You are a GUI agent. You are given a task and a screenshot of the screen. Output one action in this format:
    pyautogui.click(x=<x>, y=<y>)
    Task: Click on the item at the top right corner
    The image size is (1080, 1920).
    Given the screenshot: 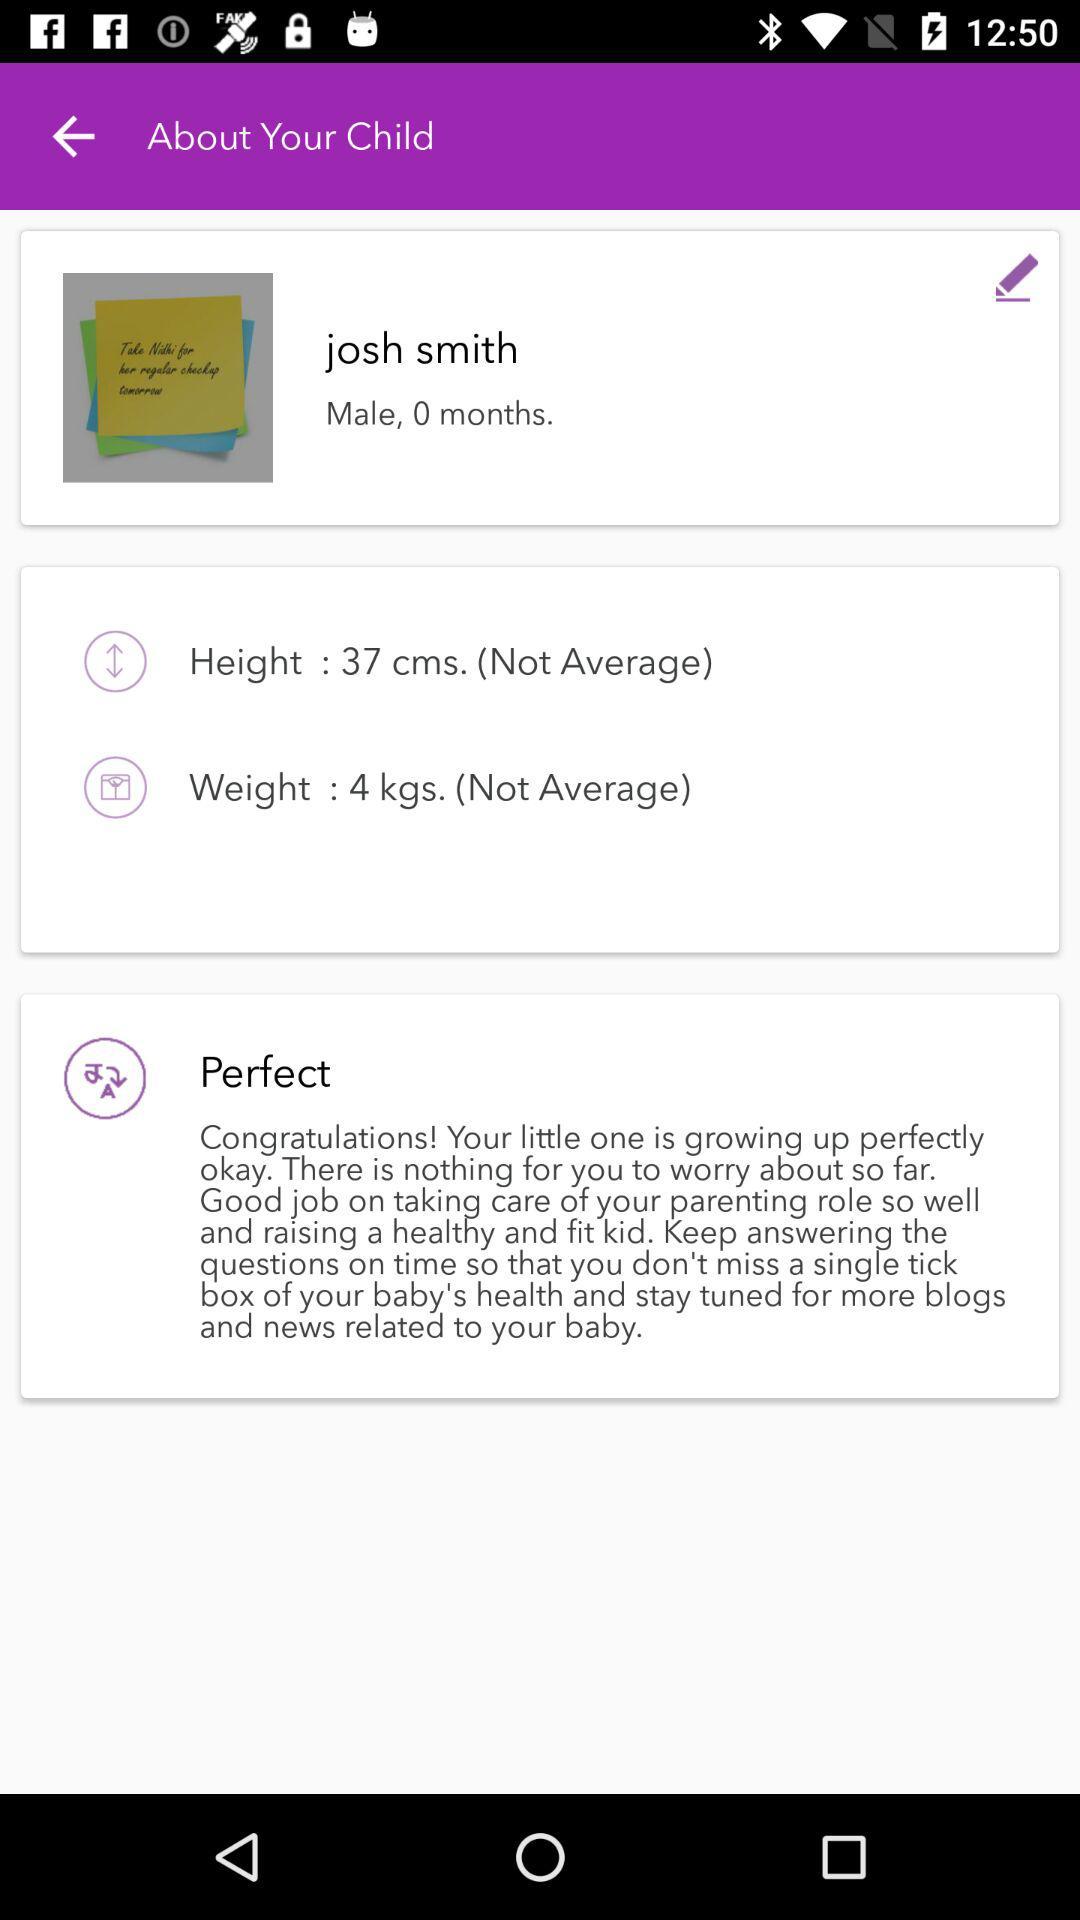 What is the action you would take?
    pyautogui.click(x=1017, y=272)
    